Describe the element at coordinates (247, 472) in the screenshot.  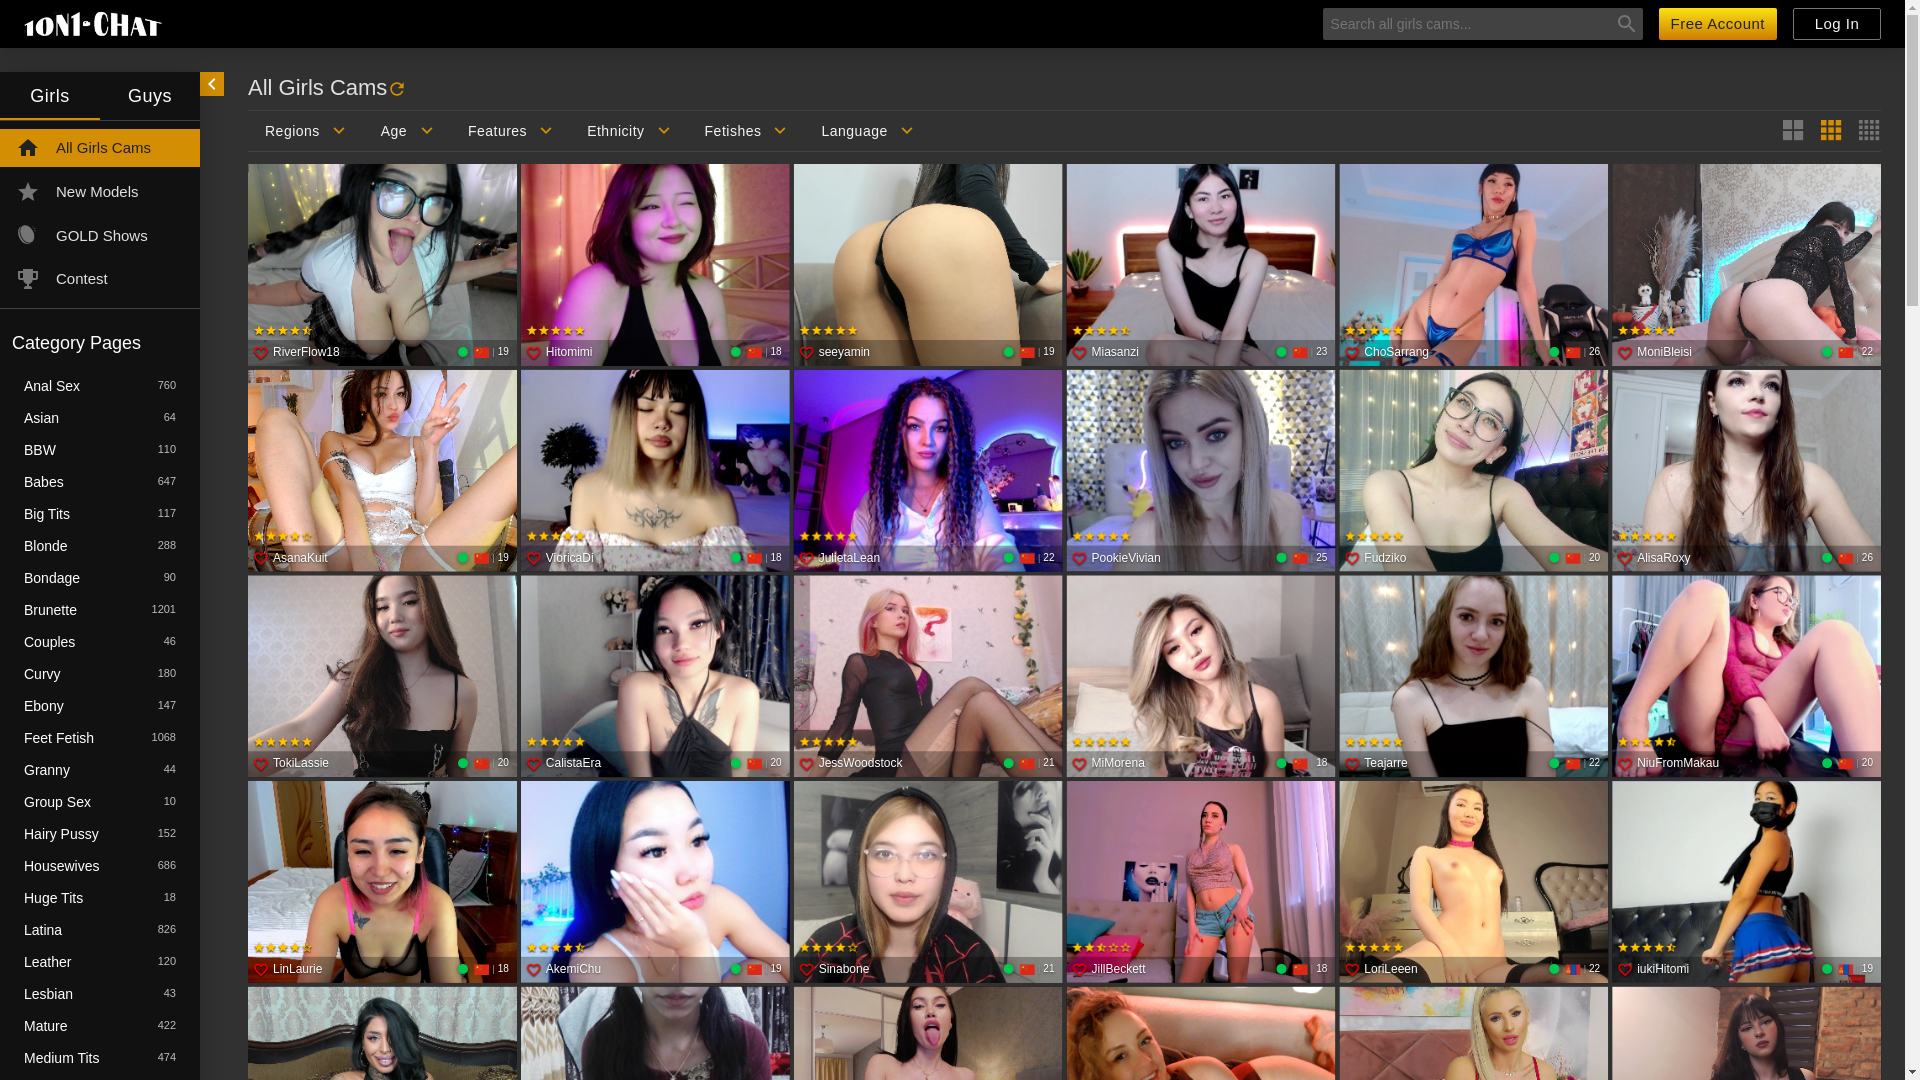
I see `'AsanaKuit` at that location.